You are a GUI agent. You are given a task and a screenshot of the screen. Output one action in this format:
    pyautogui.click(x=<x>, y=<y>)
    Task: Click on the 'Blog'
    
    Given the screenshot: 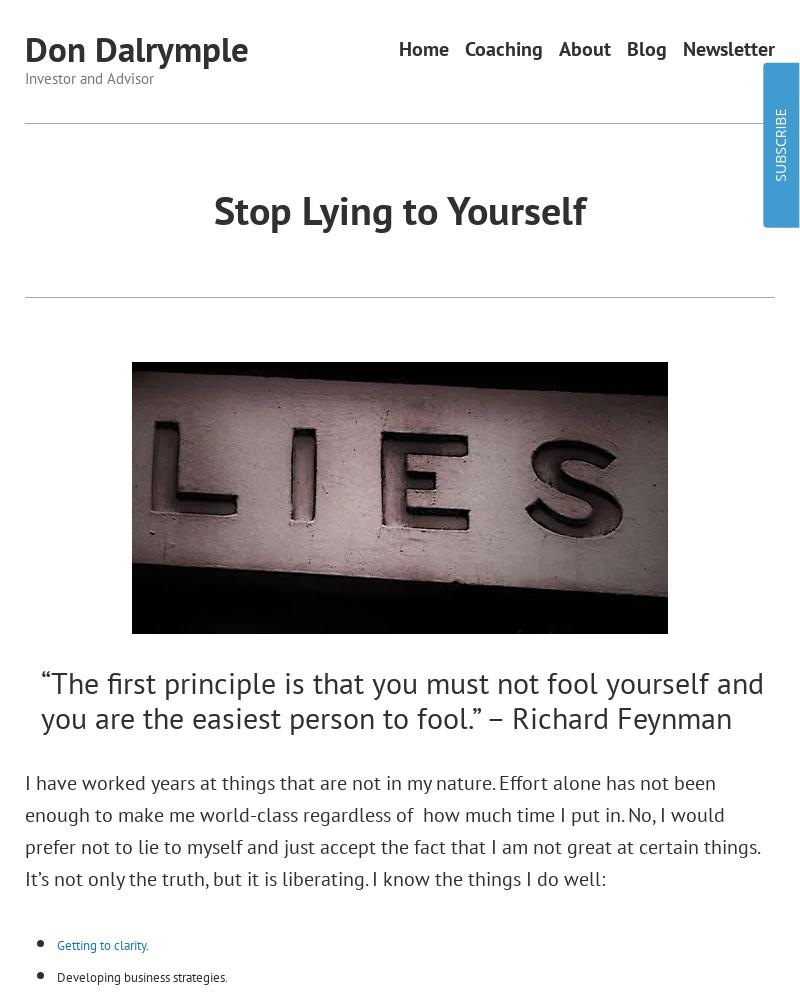 What is the action you would take?
    pyautogui.click(x=645, y=49)
    